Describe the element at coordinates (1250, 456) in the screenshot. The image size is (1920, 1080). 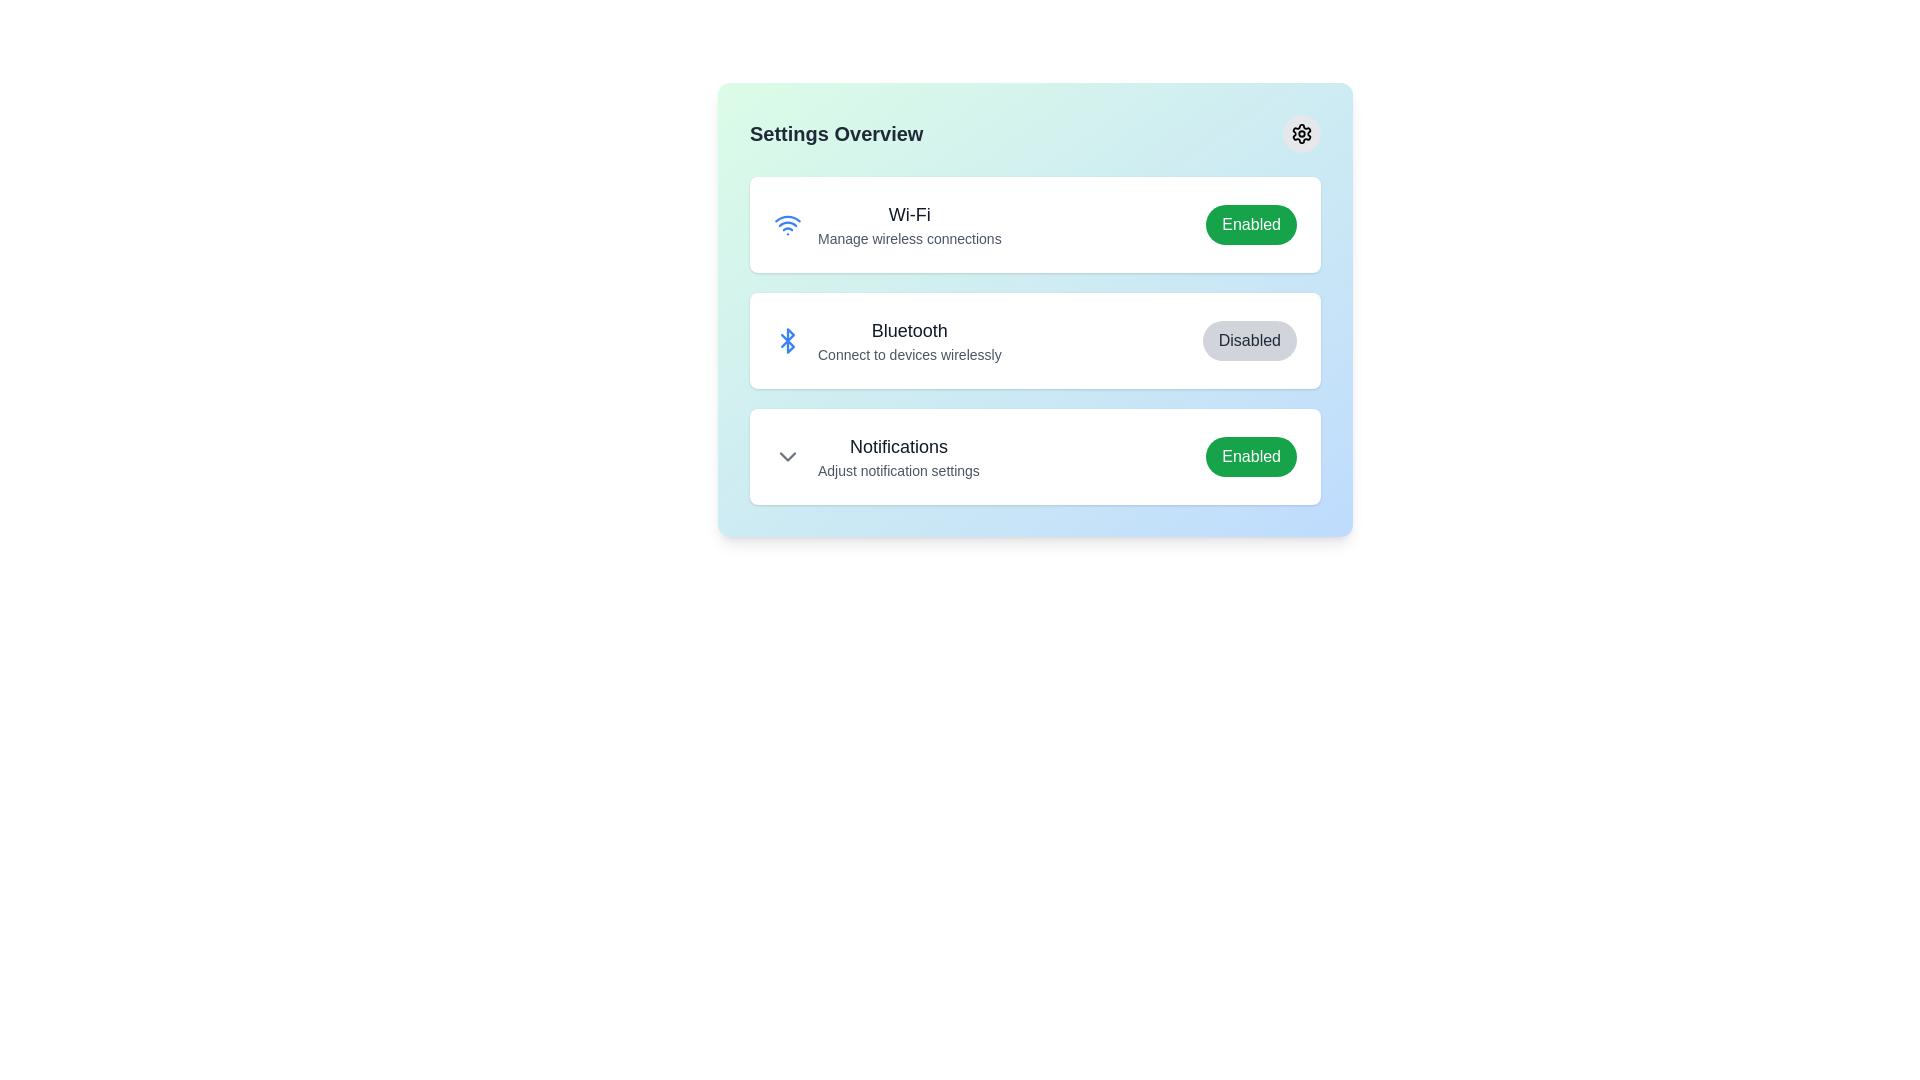
I see `the button labeled Notifications to reveal its hover effect` at that location.